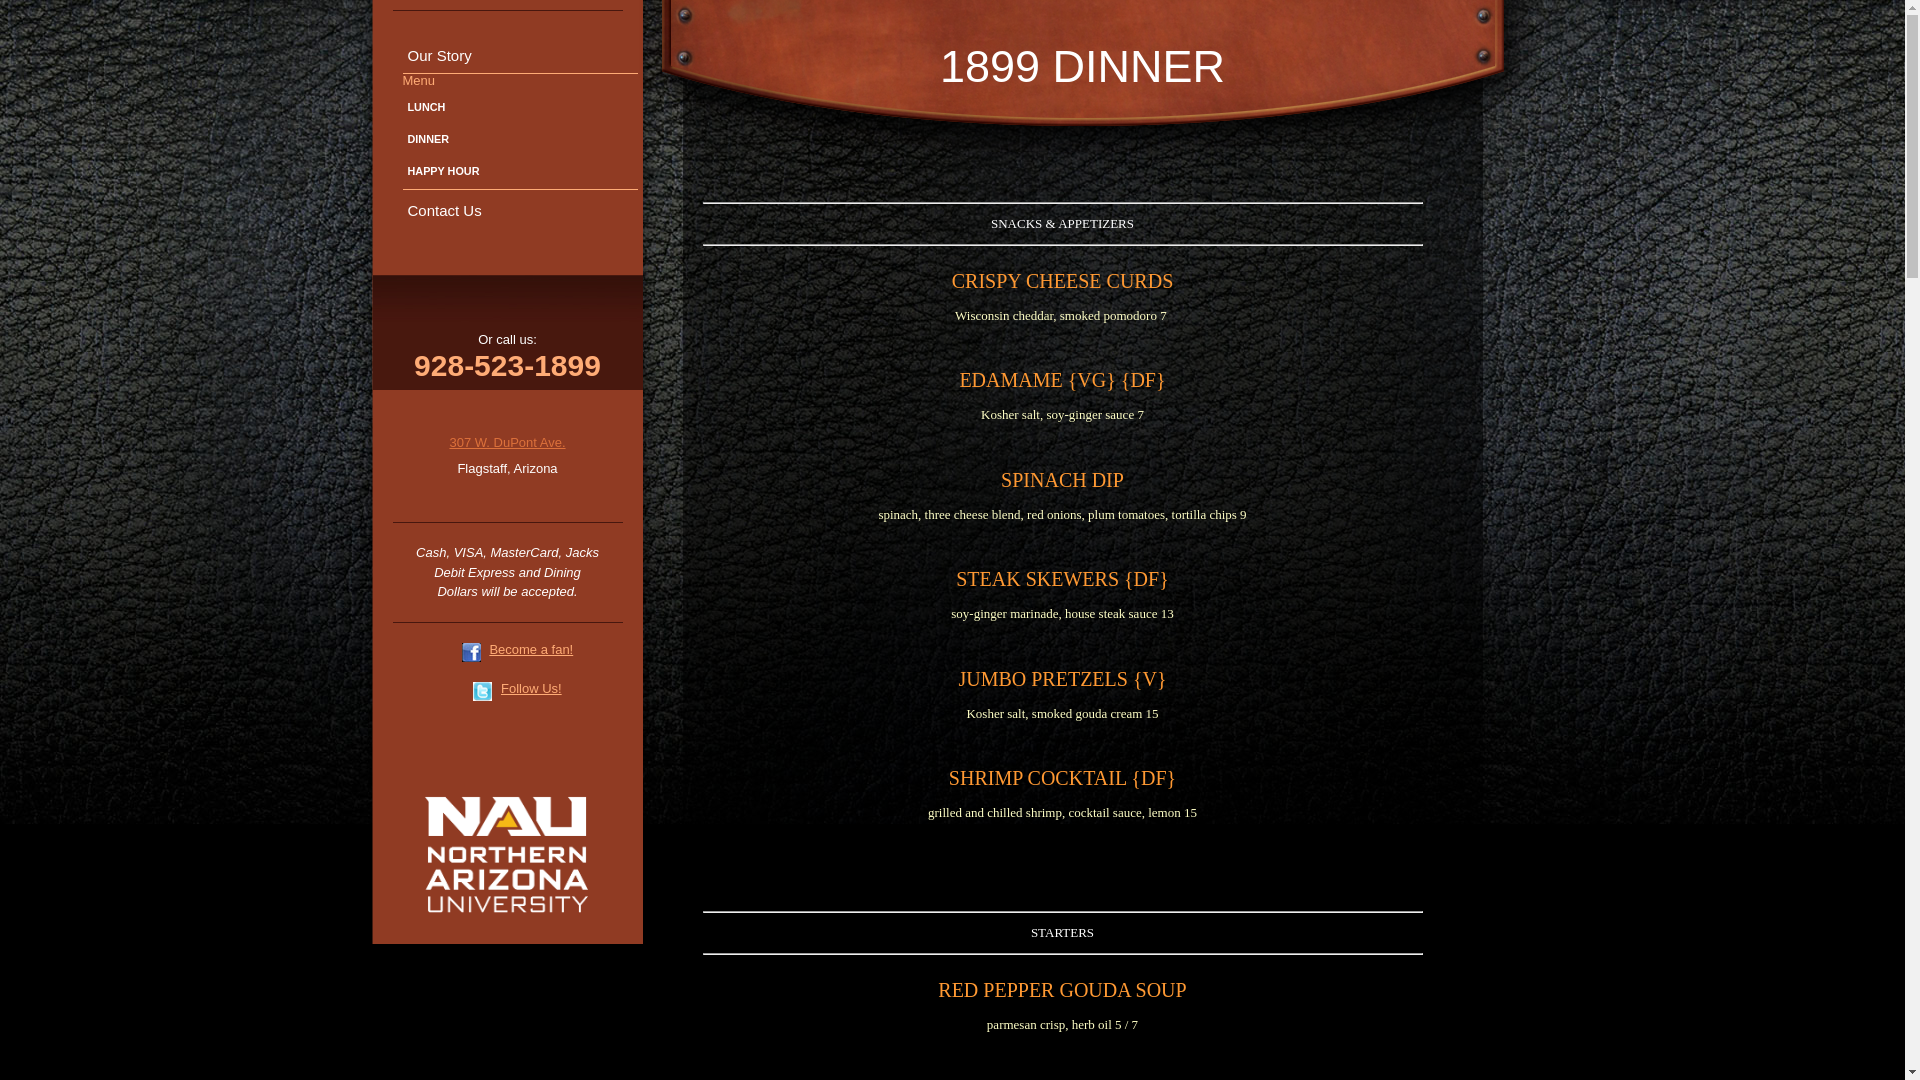 This screenshot has width=1920, height=1080. Describe the element at coordinates (519, 170) in the screenshot. I see `'HAPPY HOUR'` at that location.